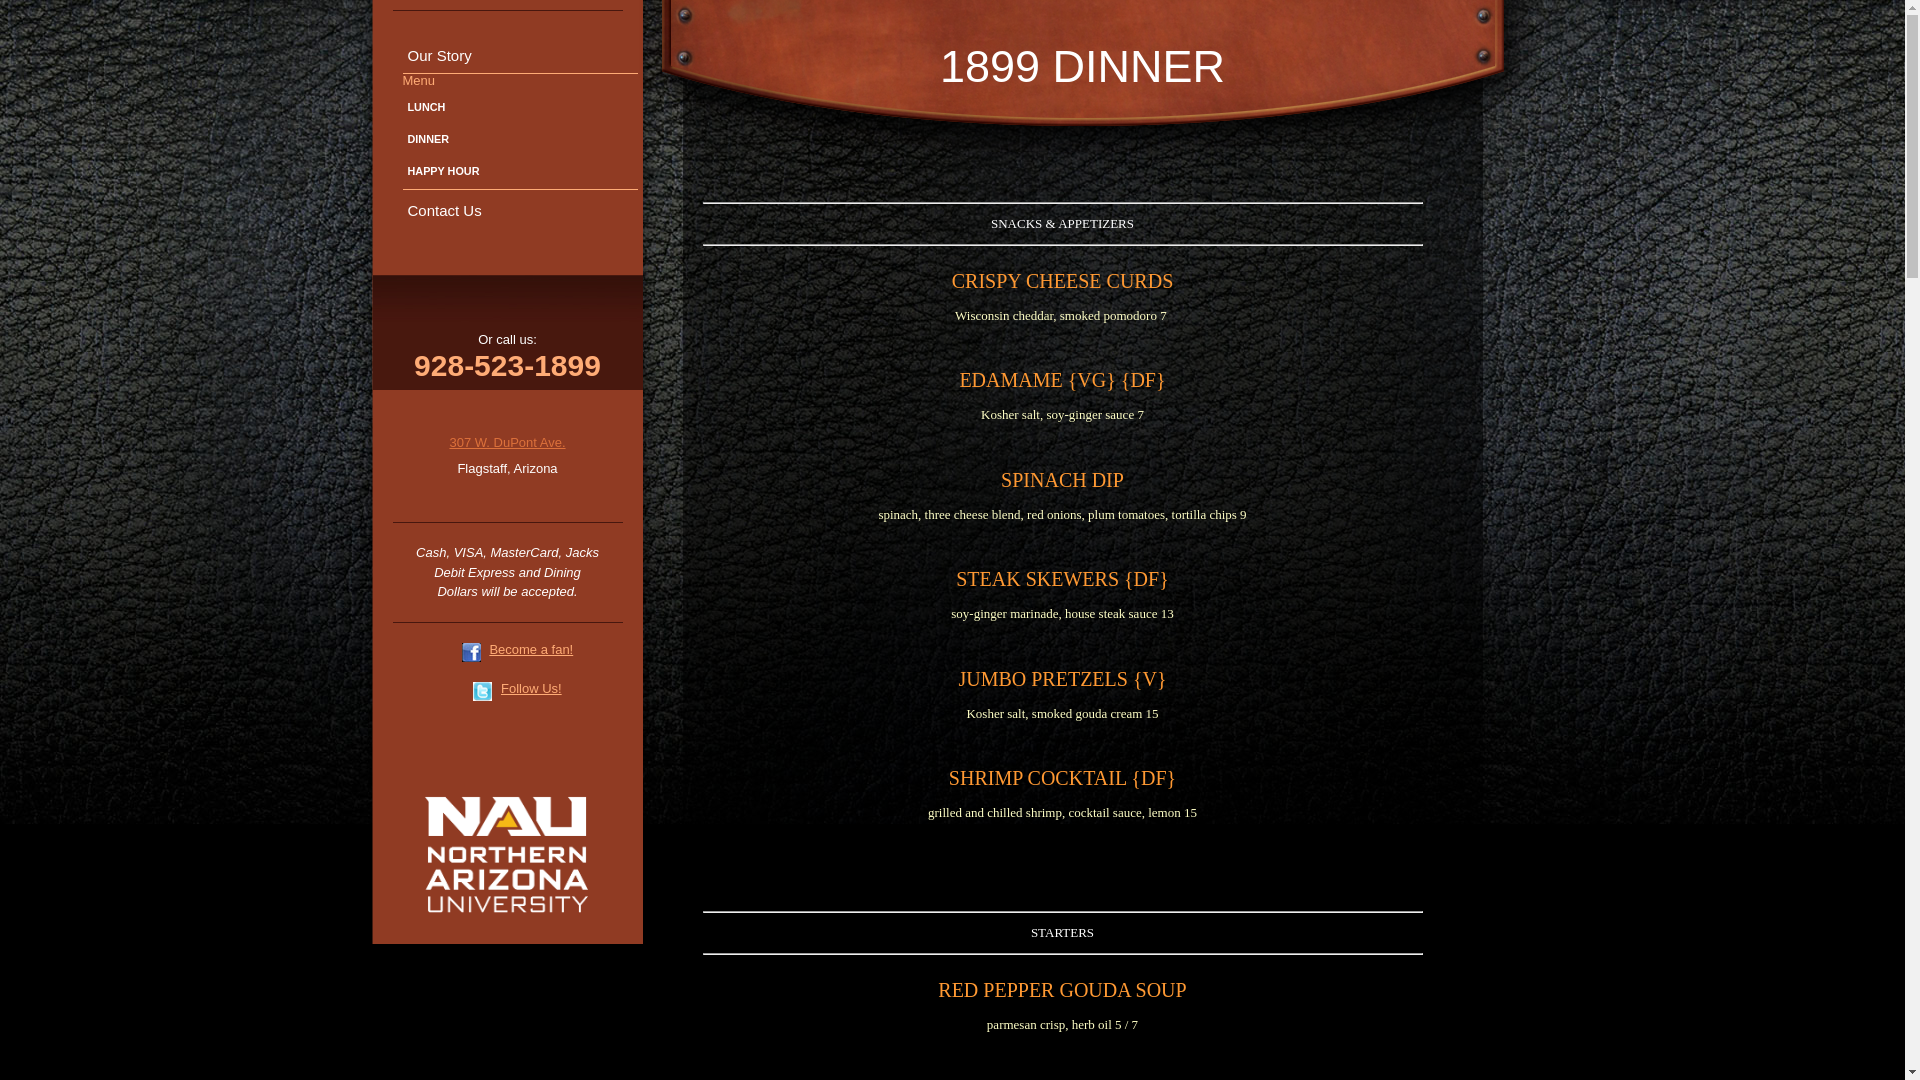 This screenshot has width=1920, height=1080. Describe the element at coordinates (519, 170) in the screenshot. I see `'HAPPY HOUR'` at that location.